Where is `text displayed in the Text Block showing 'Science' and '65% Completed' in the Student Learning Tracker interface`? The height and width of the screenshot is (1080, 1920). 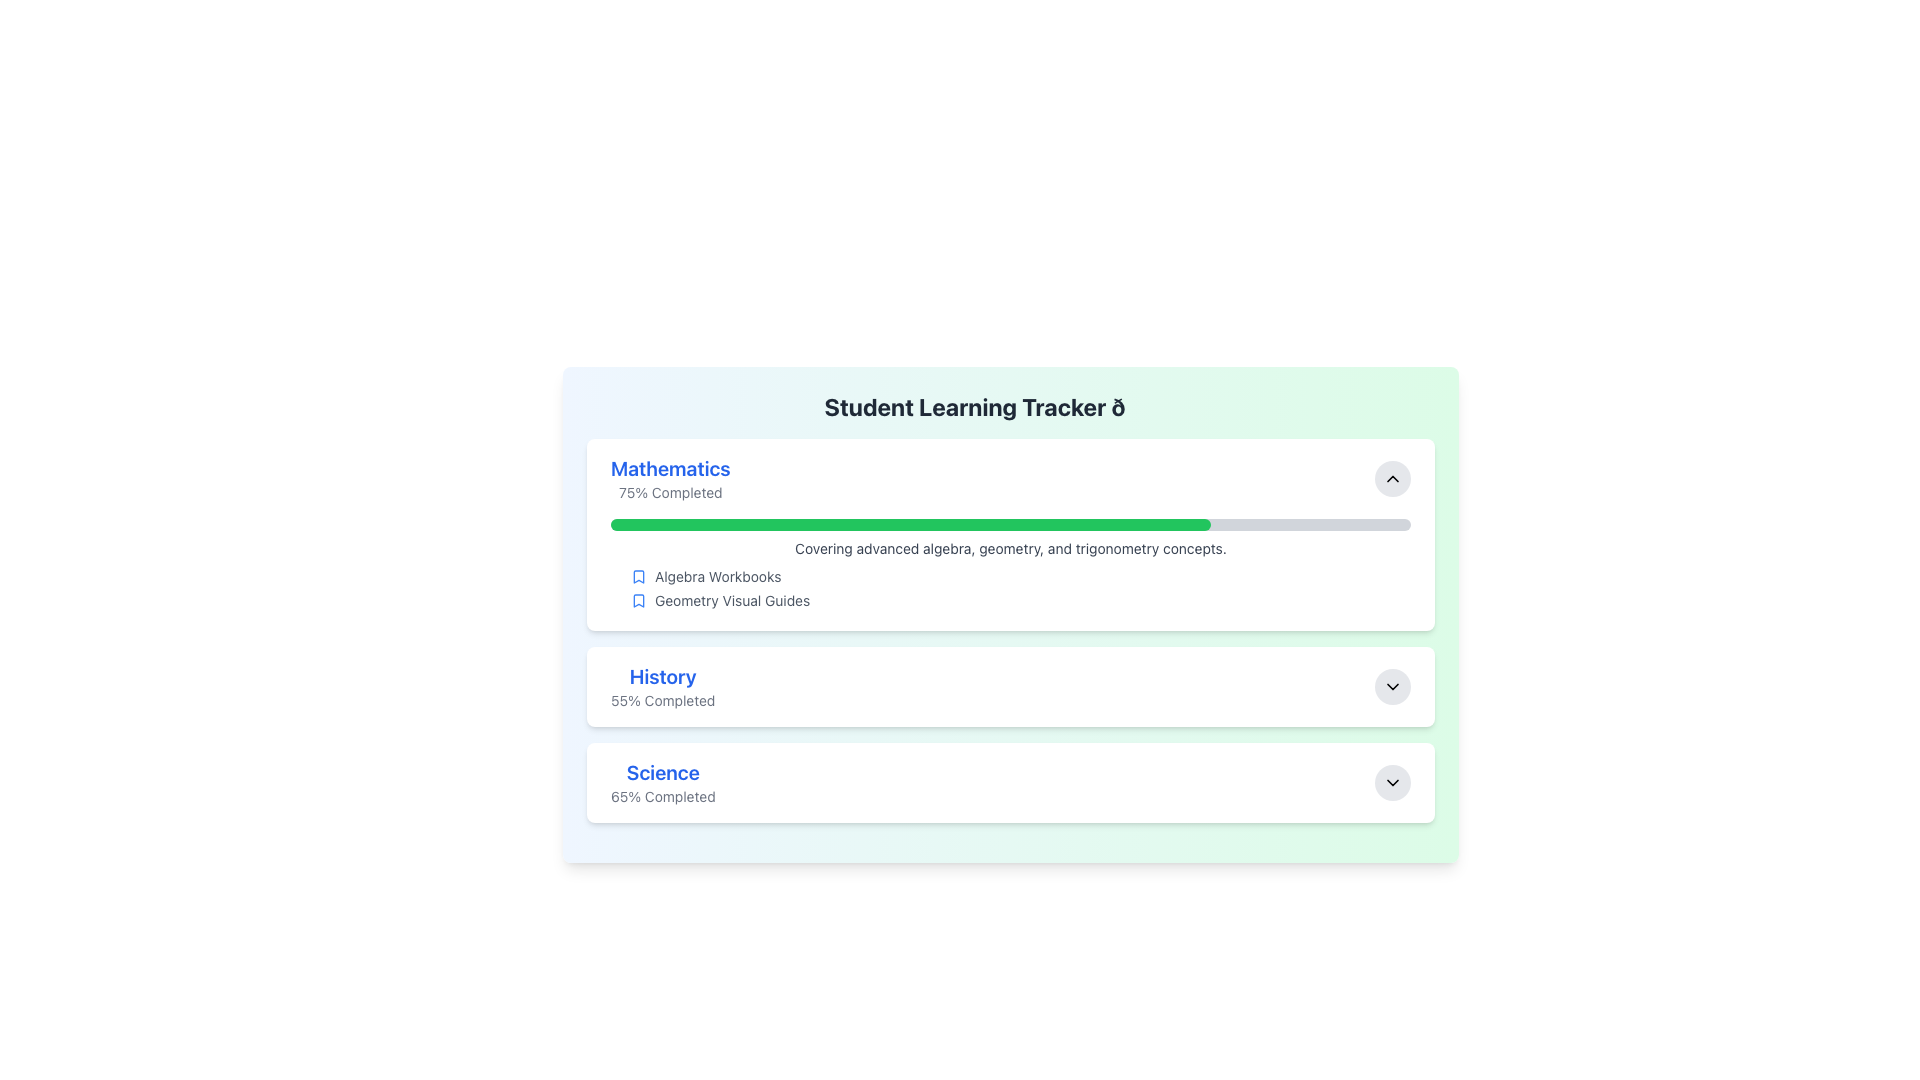
text displayed in the Text Block showing 'Science' and '65% Completed' in the Student Learning Tracker interface is located at coordinates (663, 782).